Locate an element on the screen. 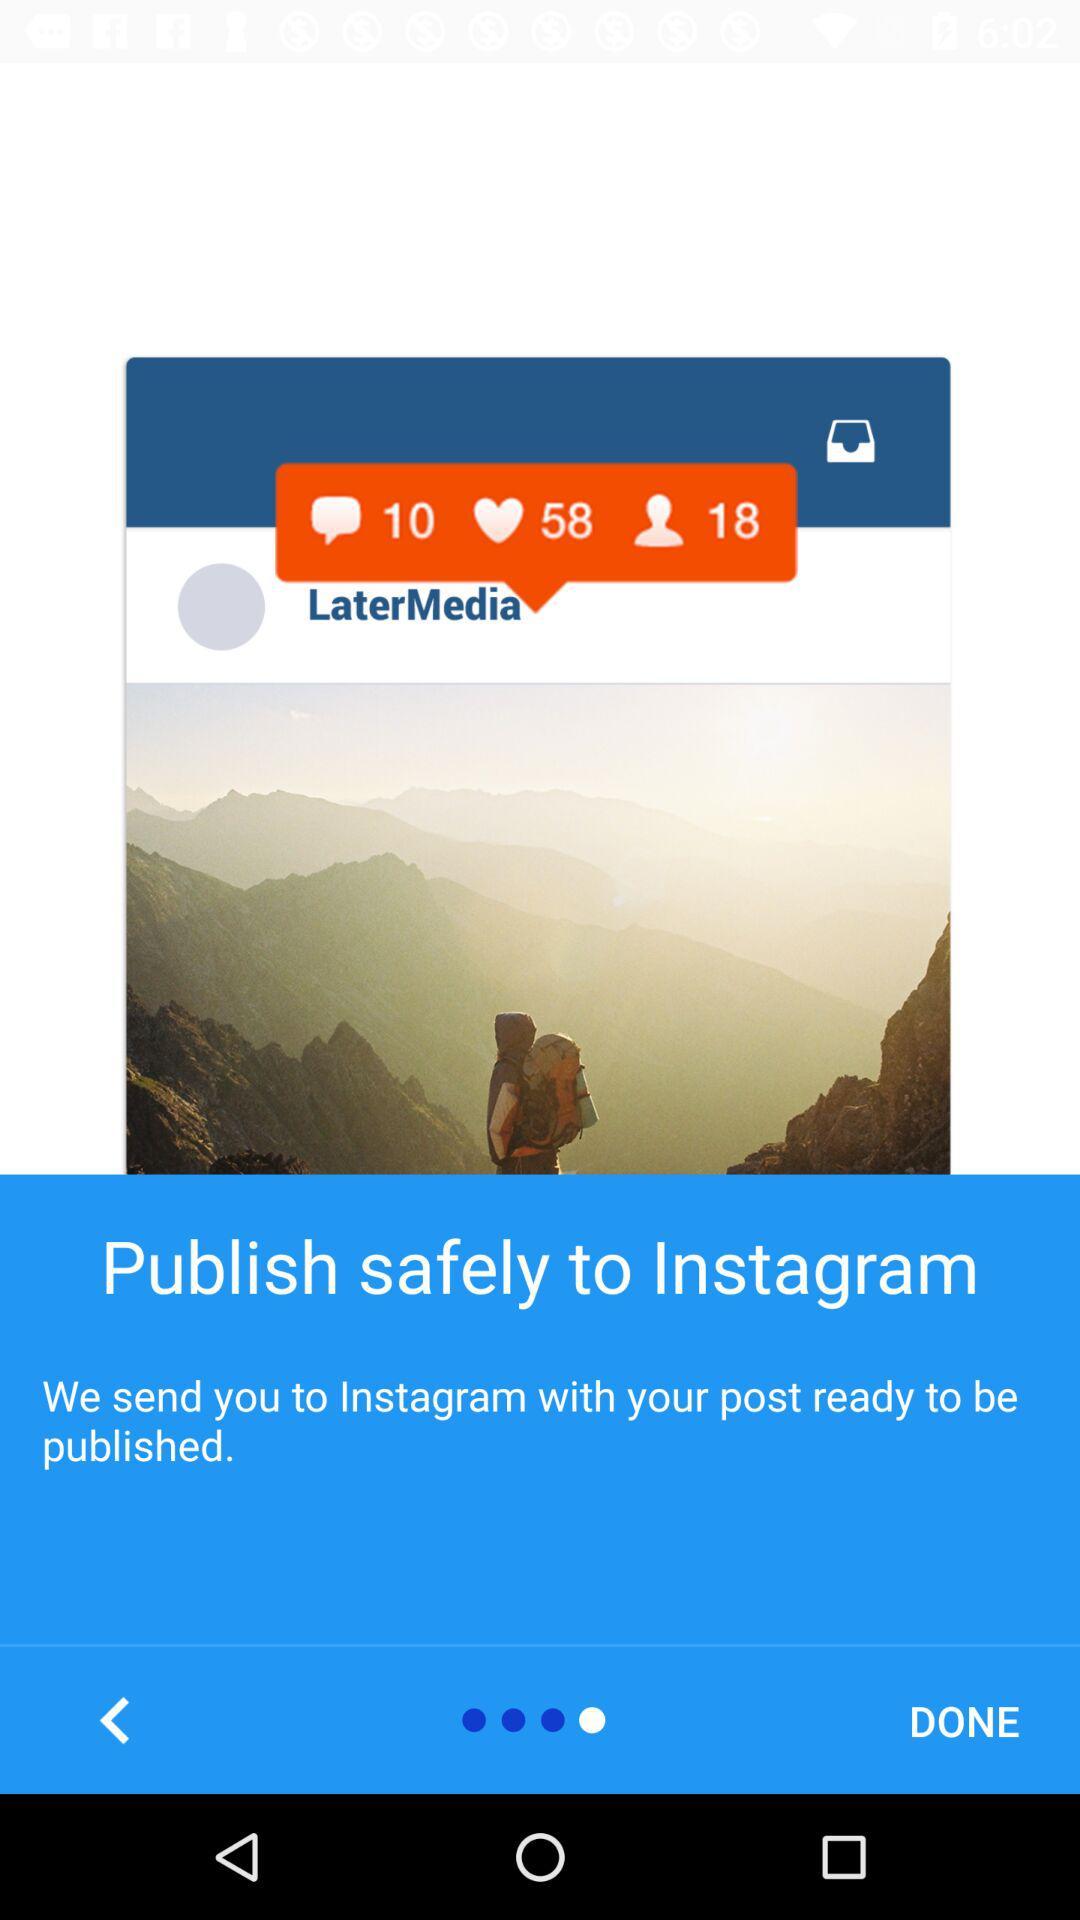 This screenshot has height=1920, width=1080. the item at the bottom left corner is located at coordinates (115, 1719).